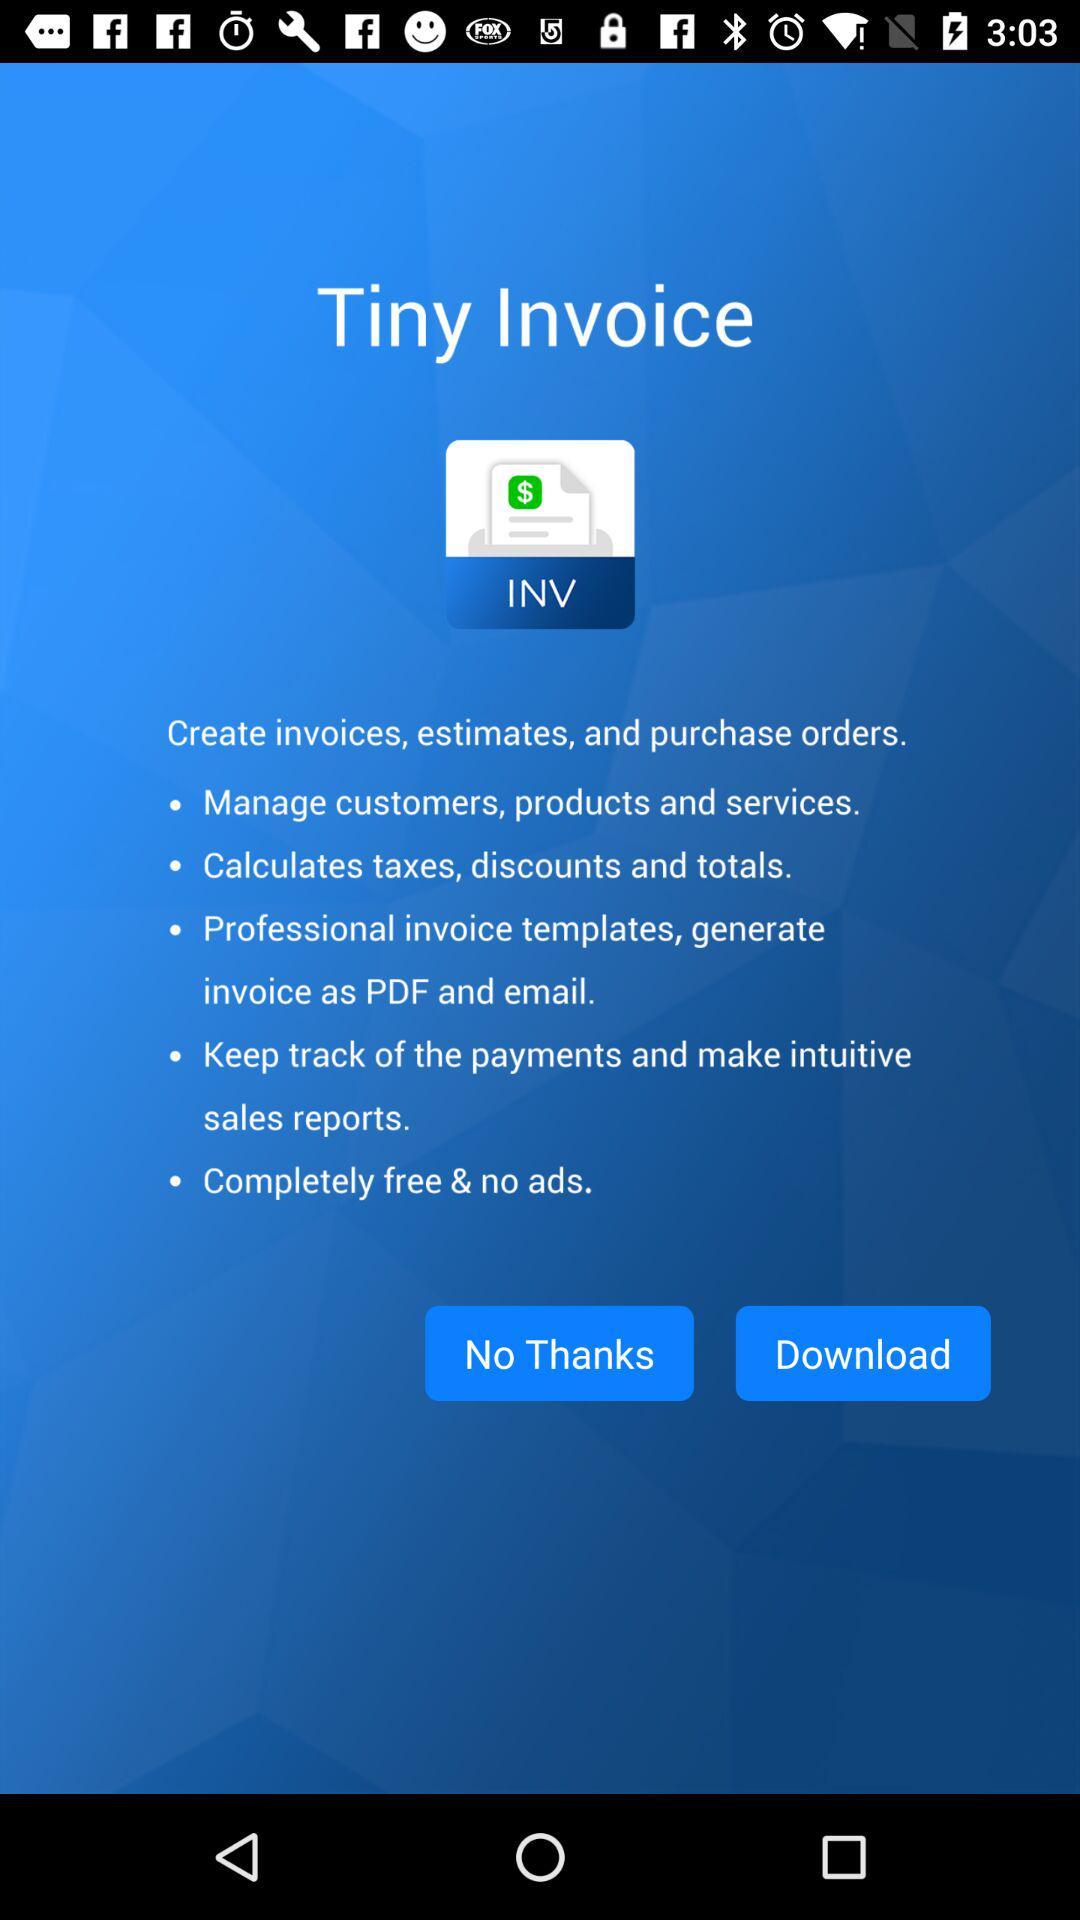  Describe the element at coordinates (862, 1353) in the screenshot. I see `app to the right of no thanks item` at that location.